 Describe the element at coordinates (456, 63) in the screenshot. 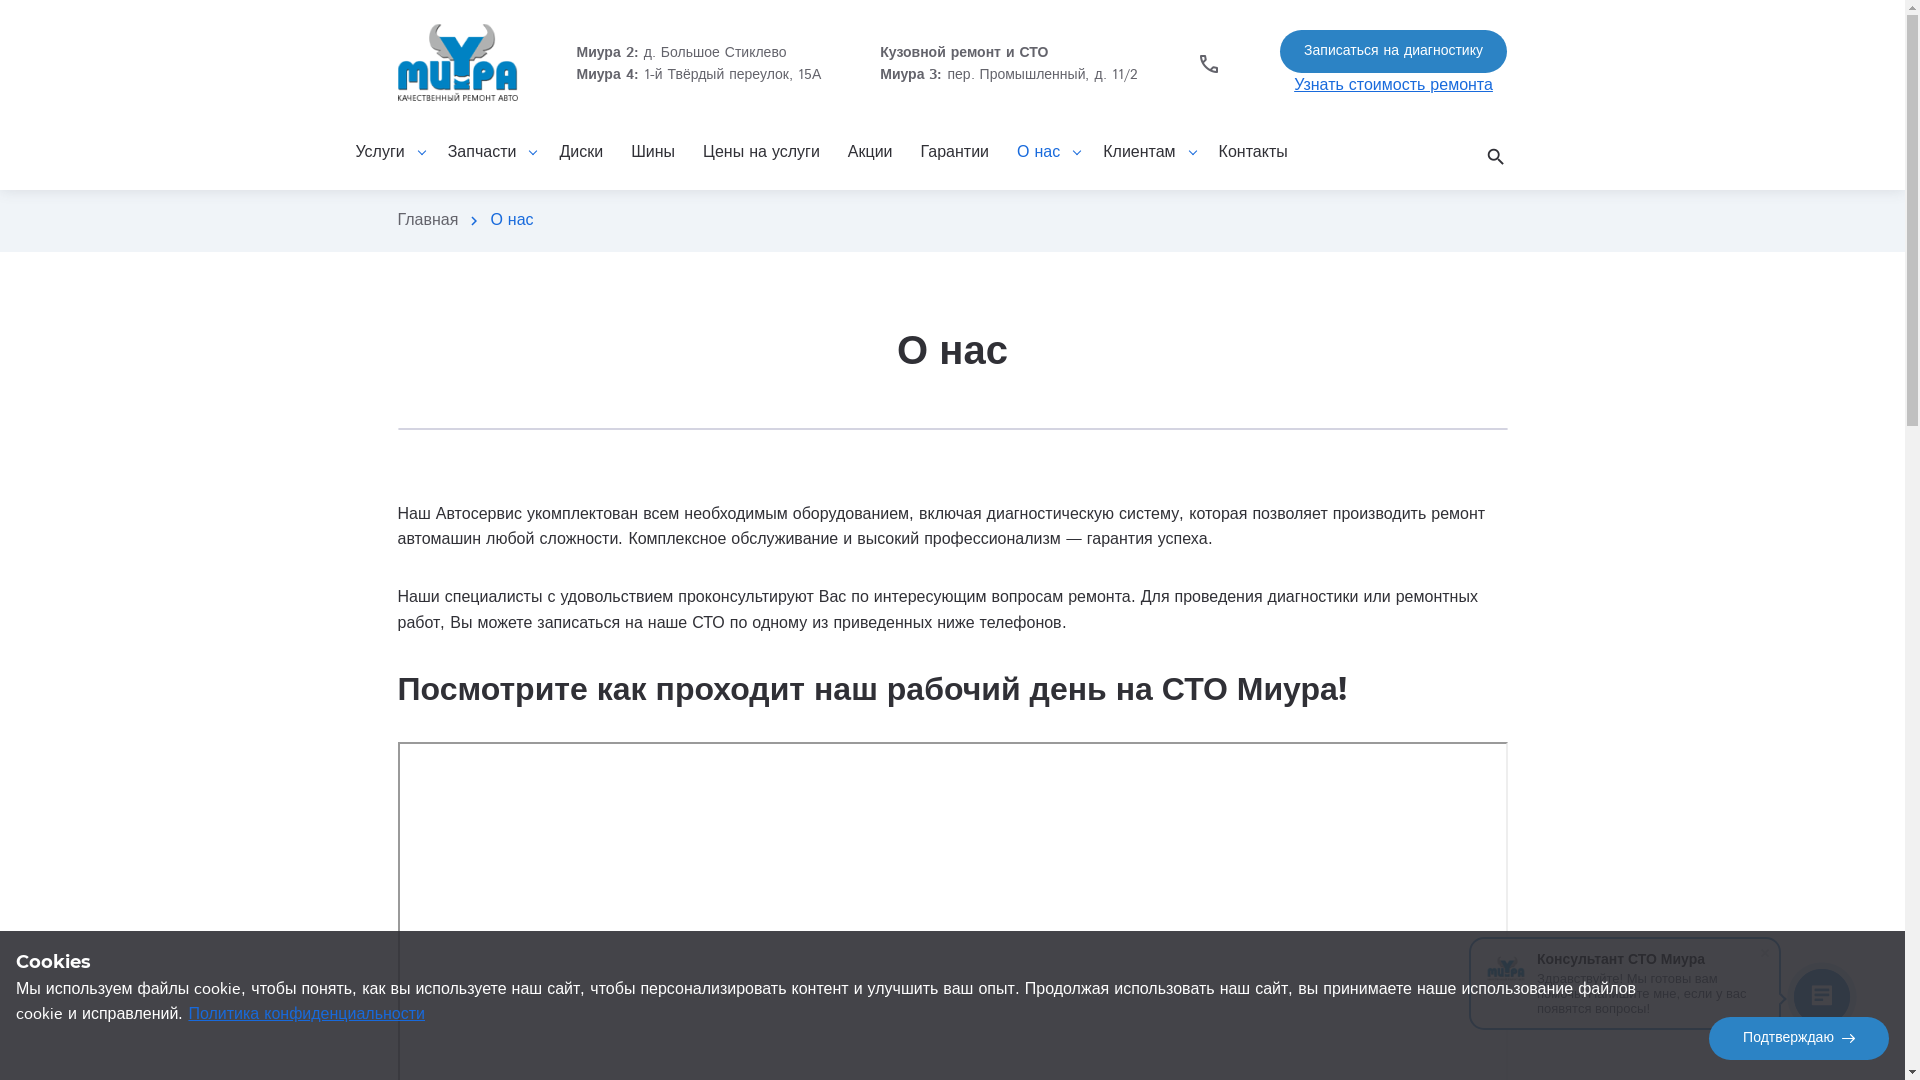

I see `'miura.by'` at that location.